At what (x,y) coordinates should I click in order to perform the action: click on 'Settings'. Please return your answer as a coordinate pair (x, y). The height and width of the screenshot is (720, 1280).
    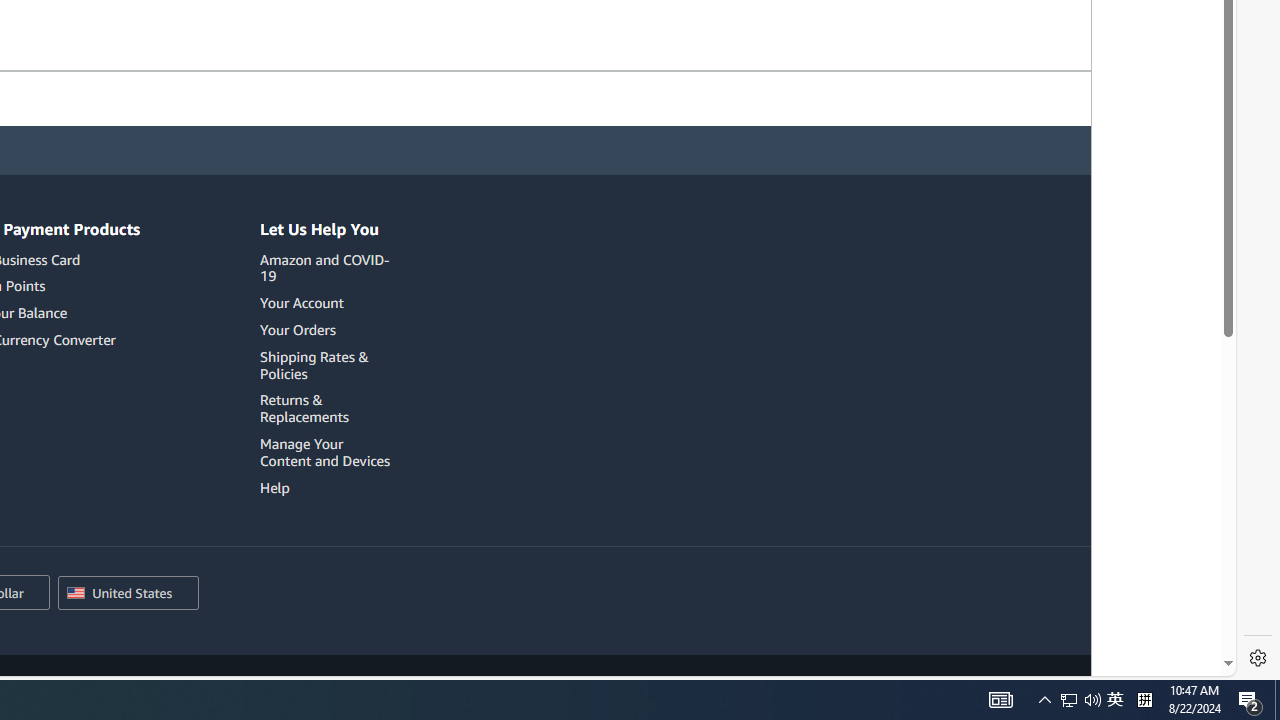
    Looking at the image, I should click on (1257, 658).